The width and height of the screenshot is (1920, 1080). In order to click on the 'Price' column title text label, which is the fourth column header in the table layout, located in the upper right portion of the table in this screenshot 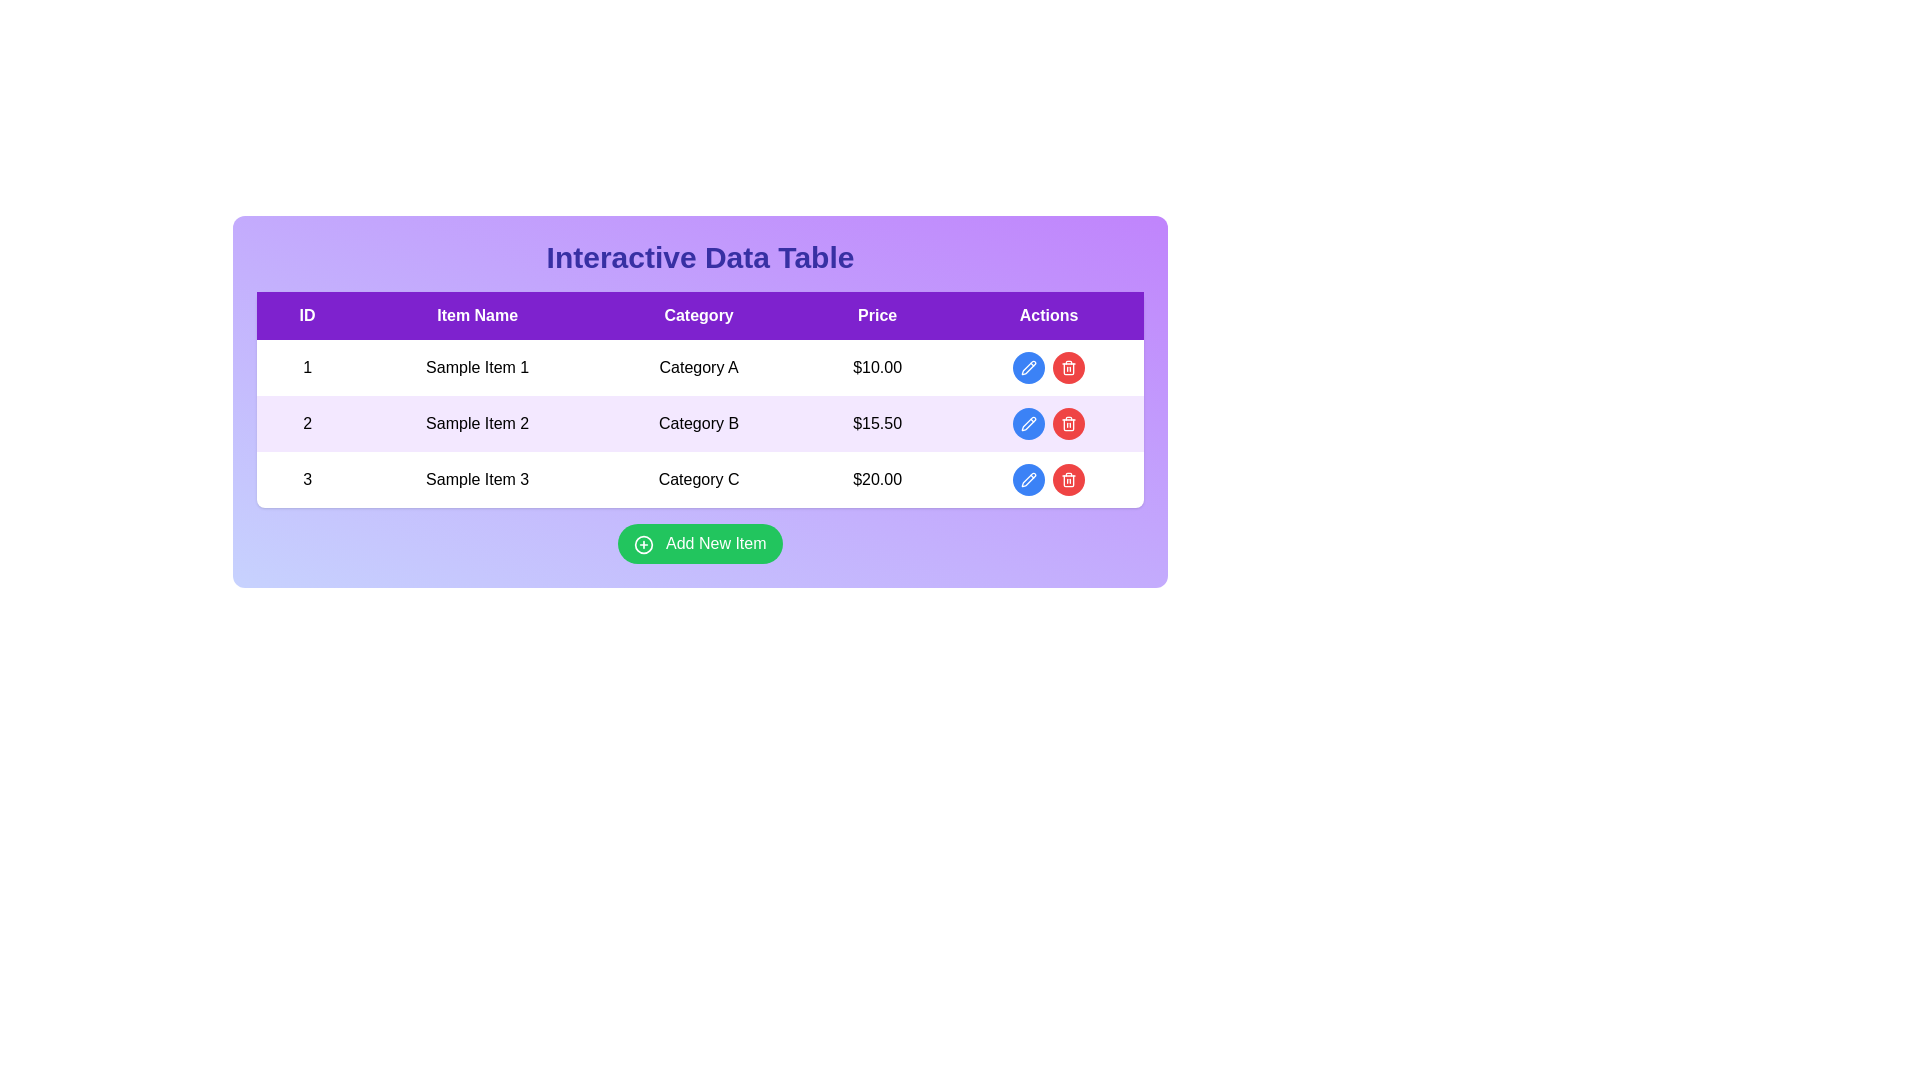, I will do `click(877, 315)`.